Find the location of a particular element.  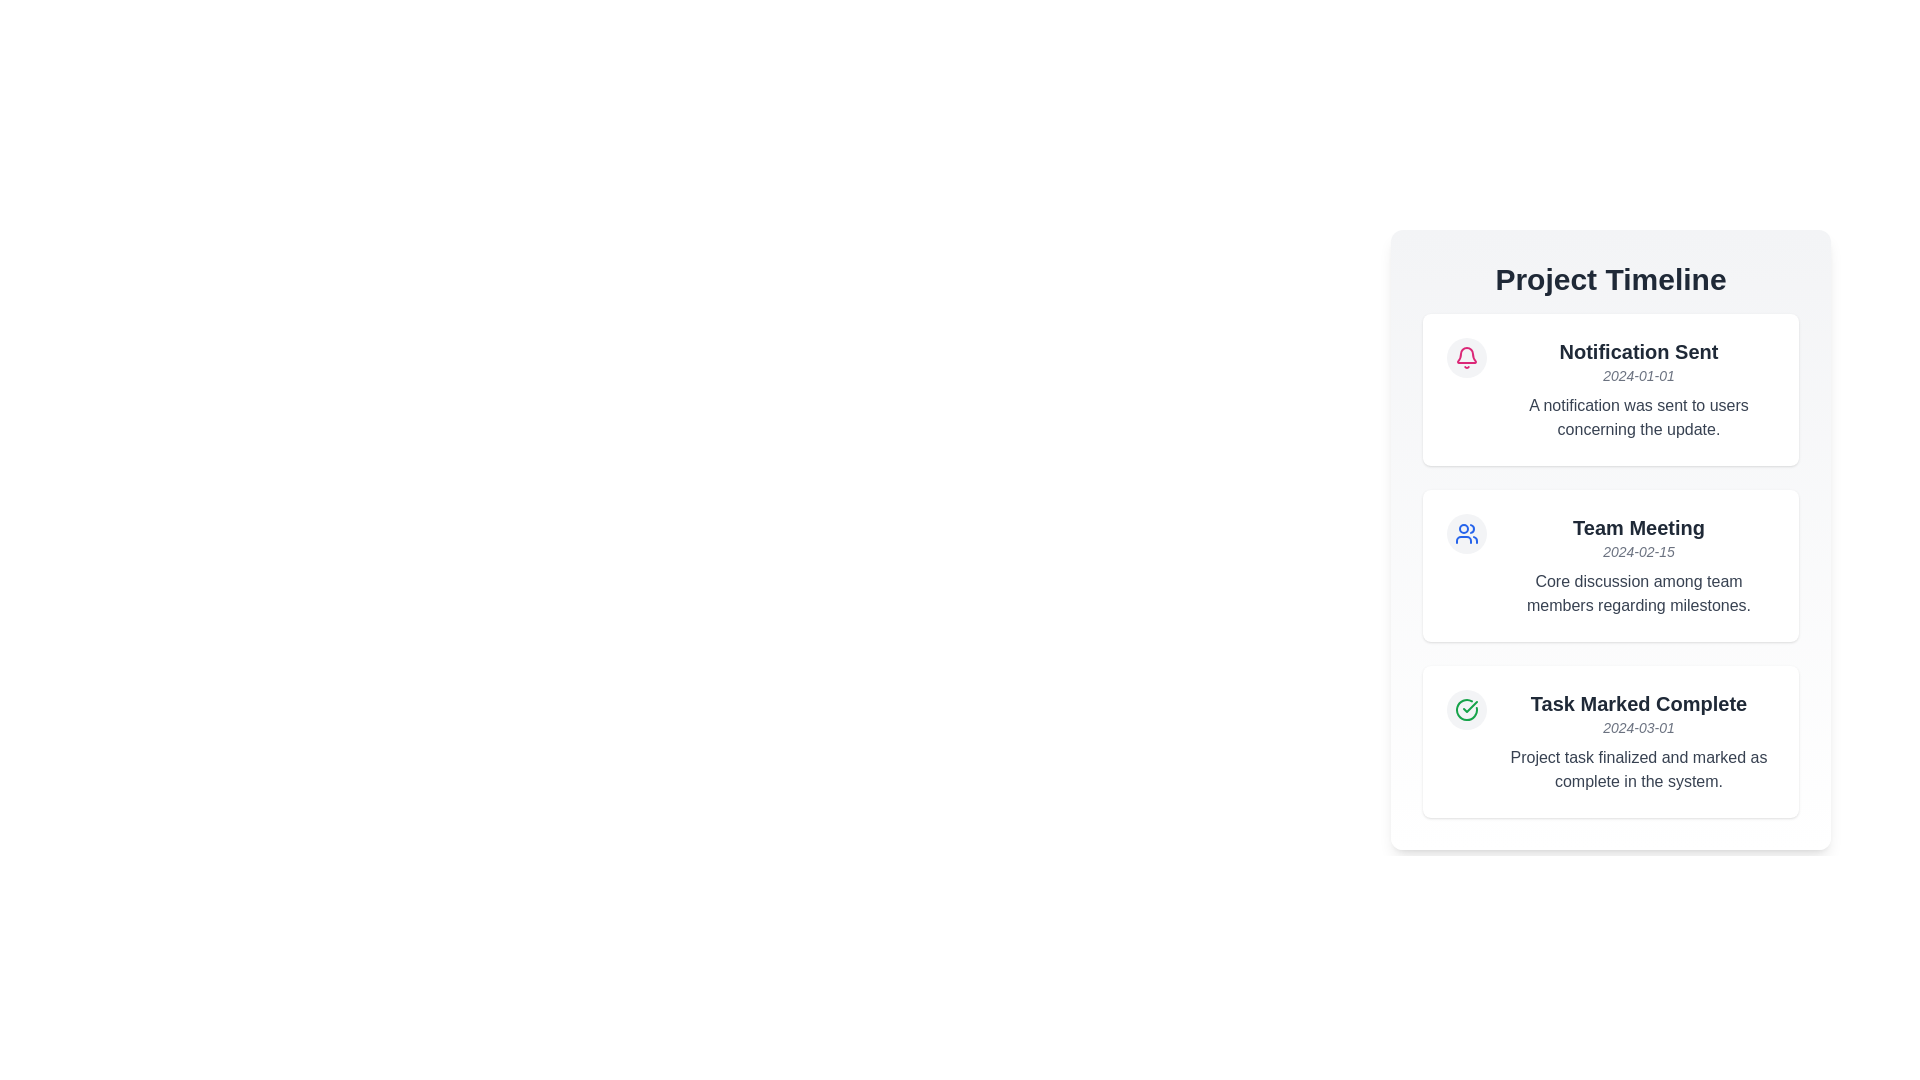

the 'Project Timeline' text label is located at coordinates (1611, 280).